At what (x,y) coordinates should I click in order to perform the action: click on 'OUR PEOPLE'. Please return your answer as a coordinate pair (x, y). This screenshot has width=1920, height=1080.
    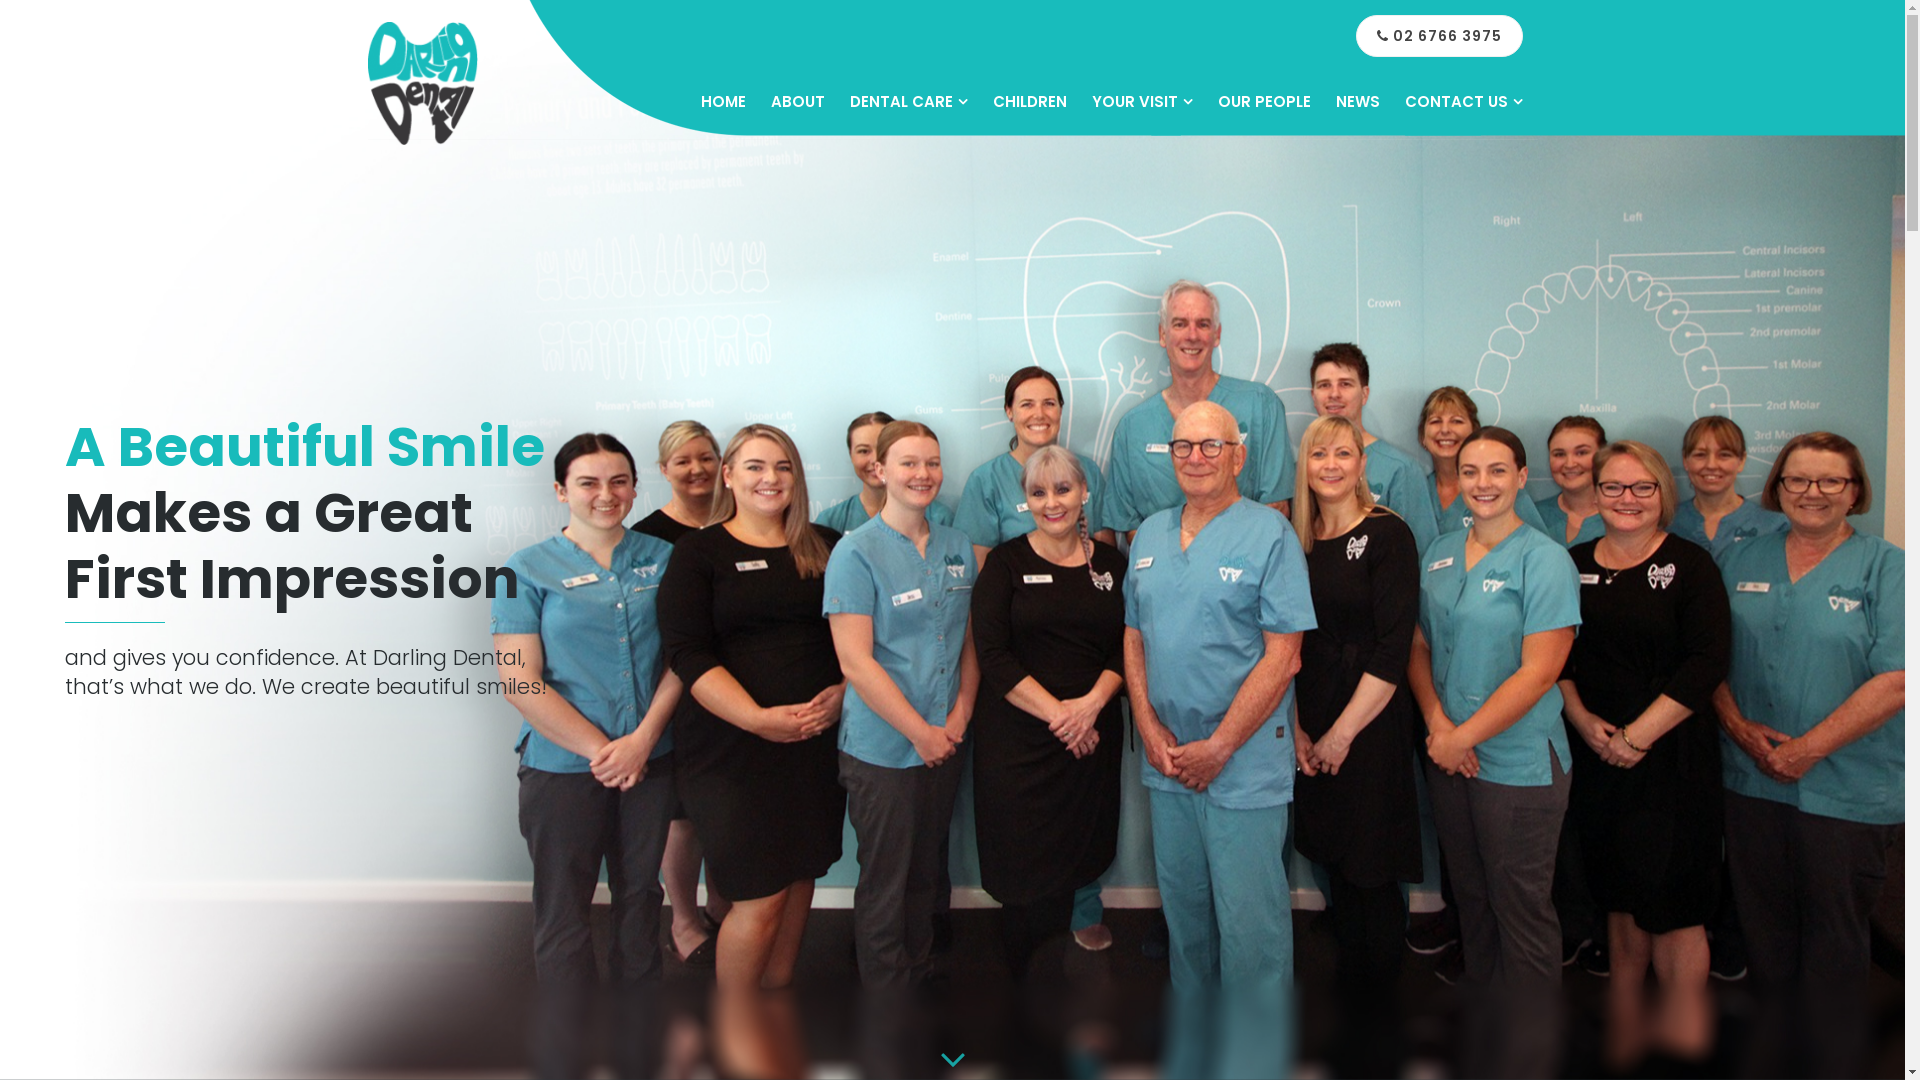
    Looking at the image, I should click on (1263, 101).